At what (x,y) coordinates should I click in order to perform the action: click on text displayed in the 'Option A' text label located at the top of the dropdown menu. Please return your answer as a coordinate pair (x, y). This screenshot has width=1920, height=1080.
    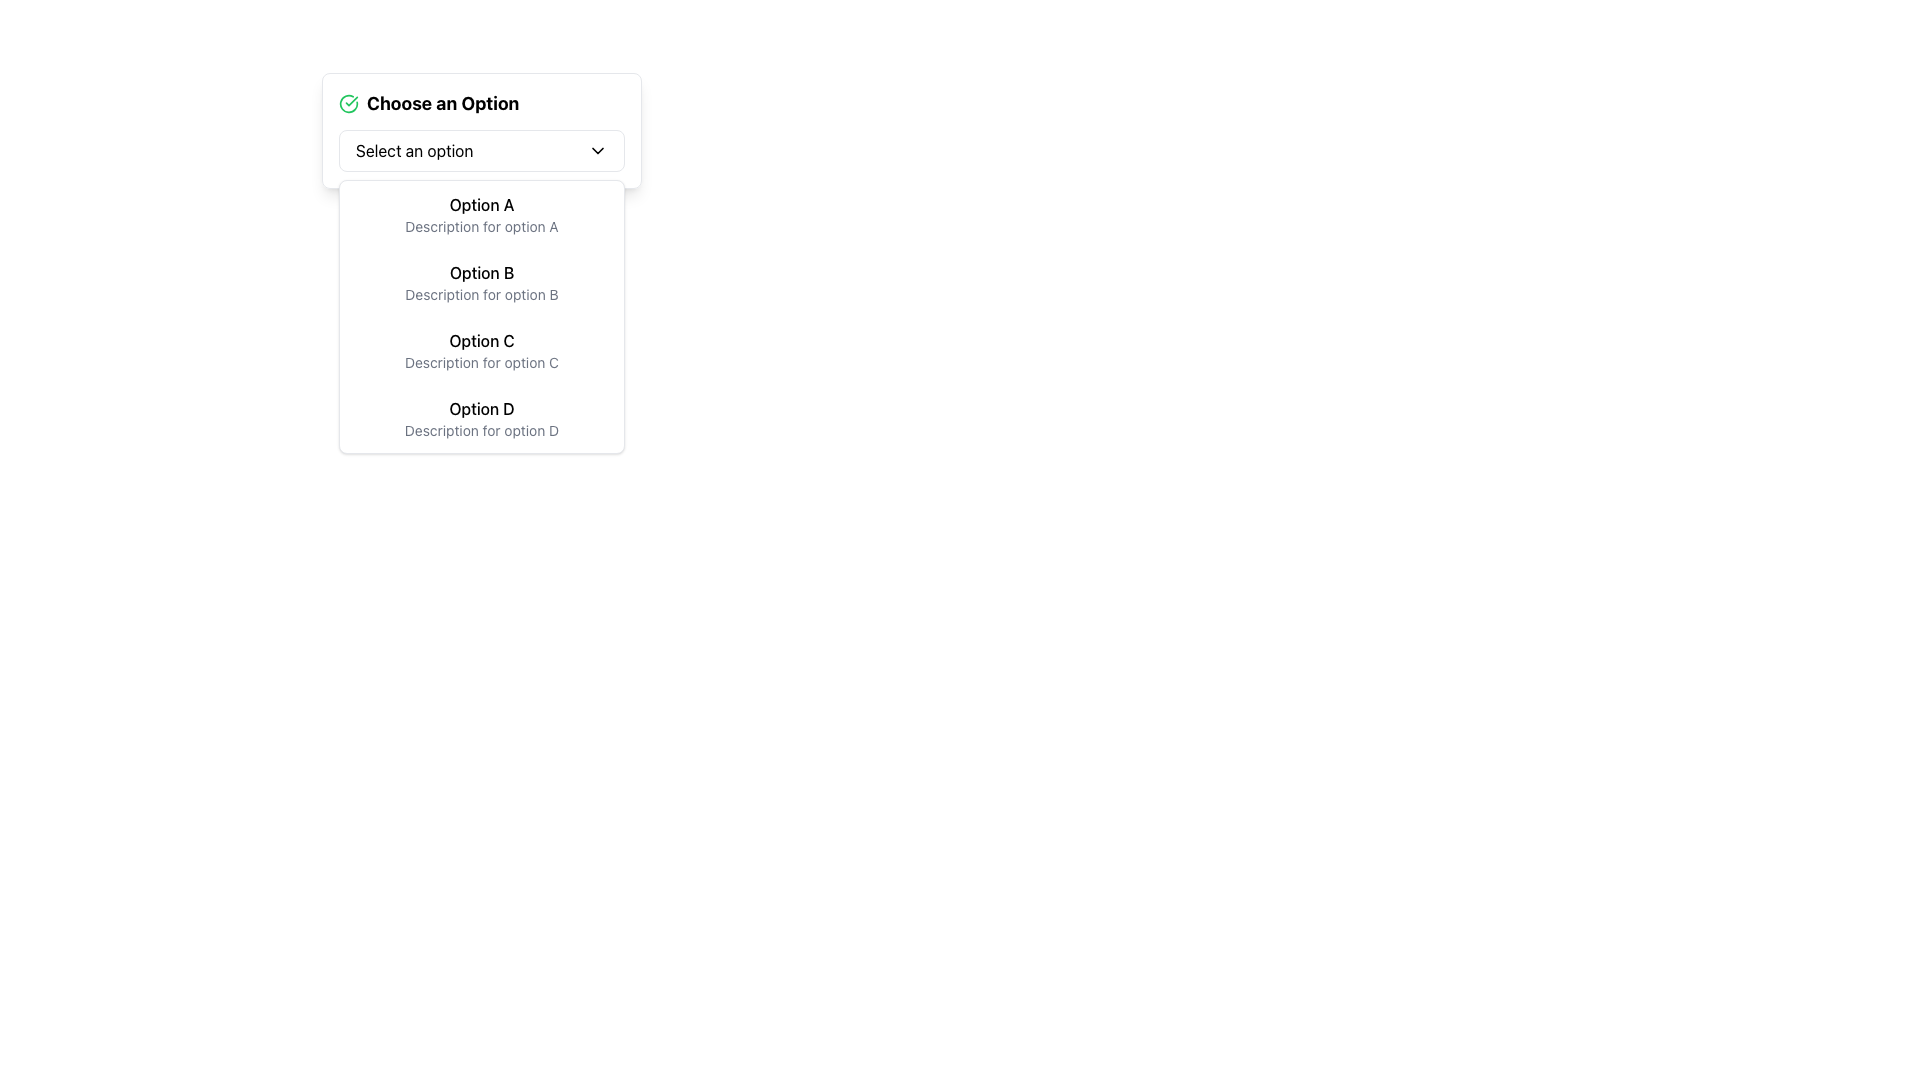
    Looking at the image, I should click on (481, 204).